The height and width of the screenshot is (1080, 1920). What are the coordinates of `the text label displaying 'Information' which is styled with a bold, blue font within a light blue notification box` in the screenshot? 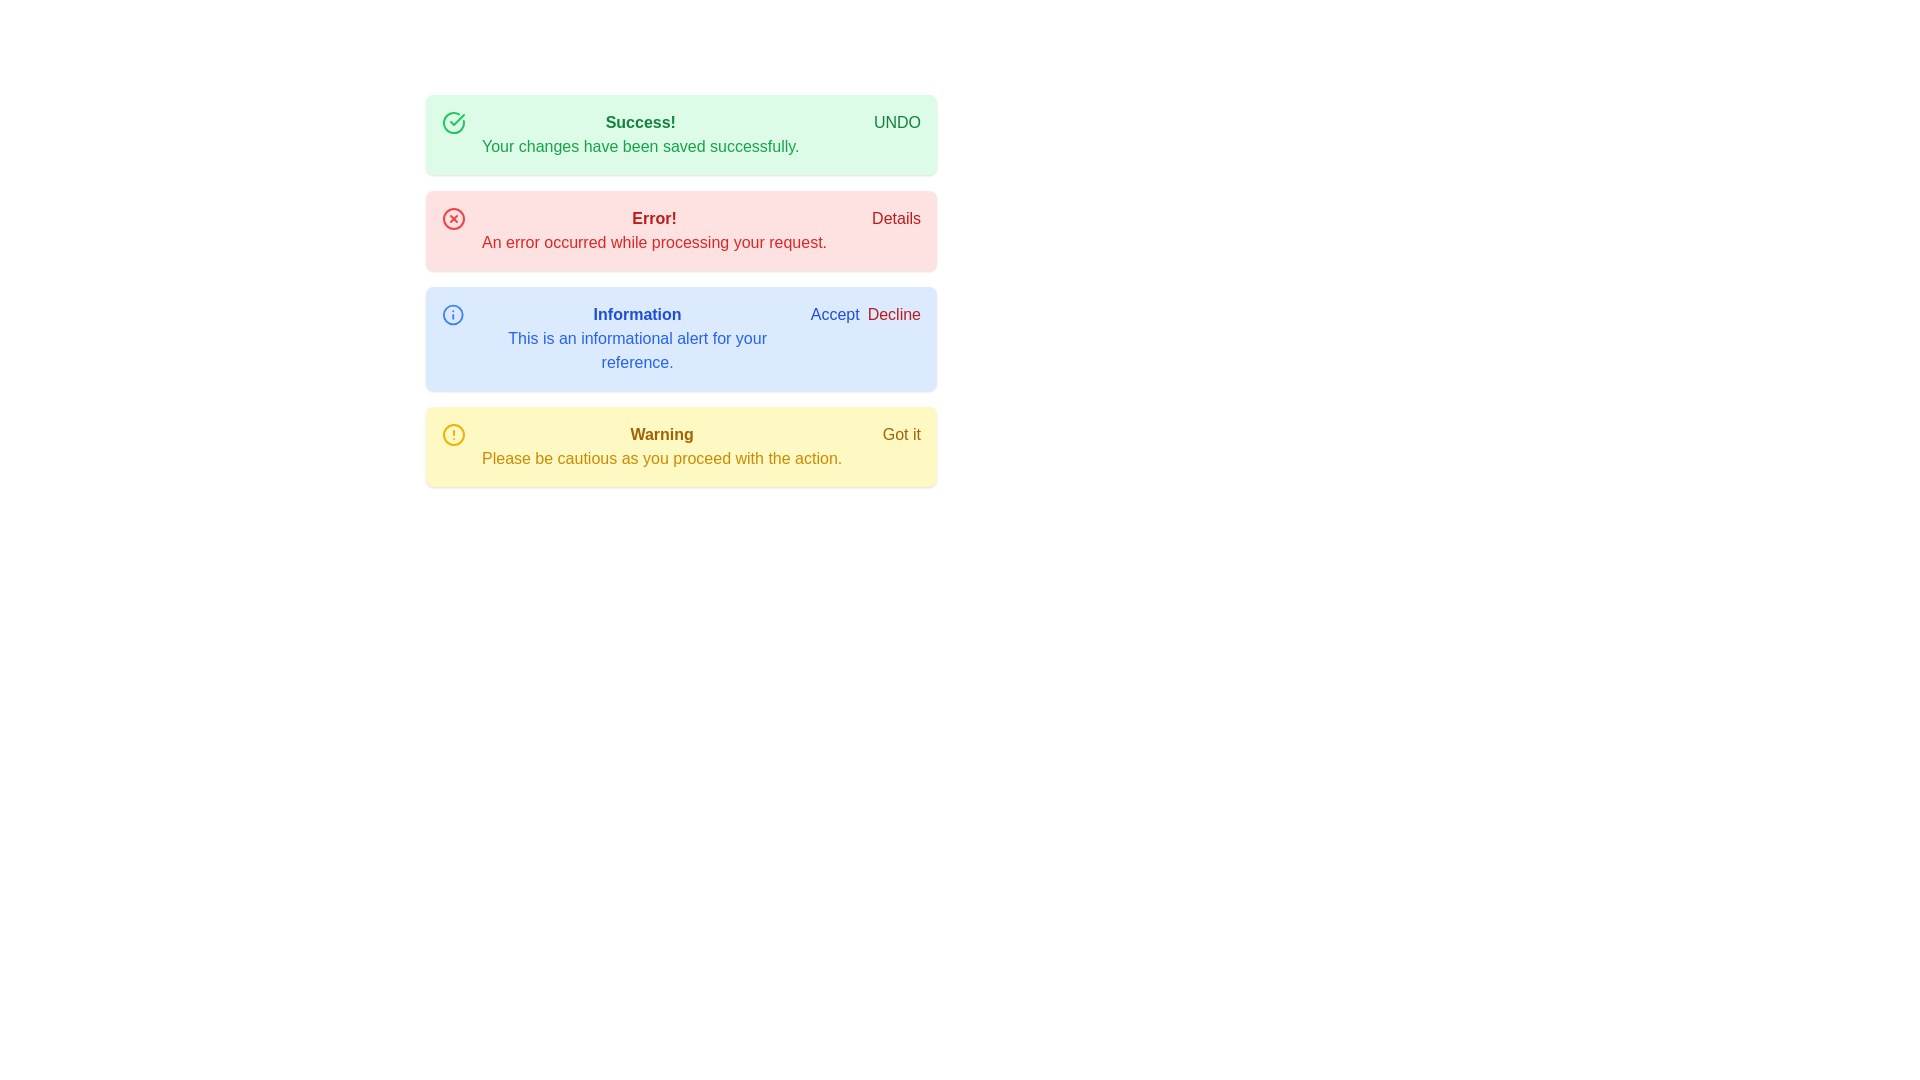 It's located at (636, 315).